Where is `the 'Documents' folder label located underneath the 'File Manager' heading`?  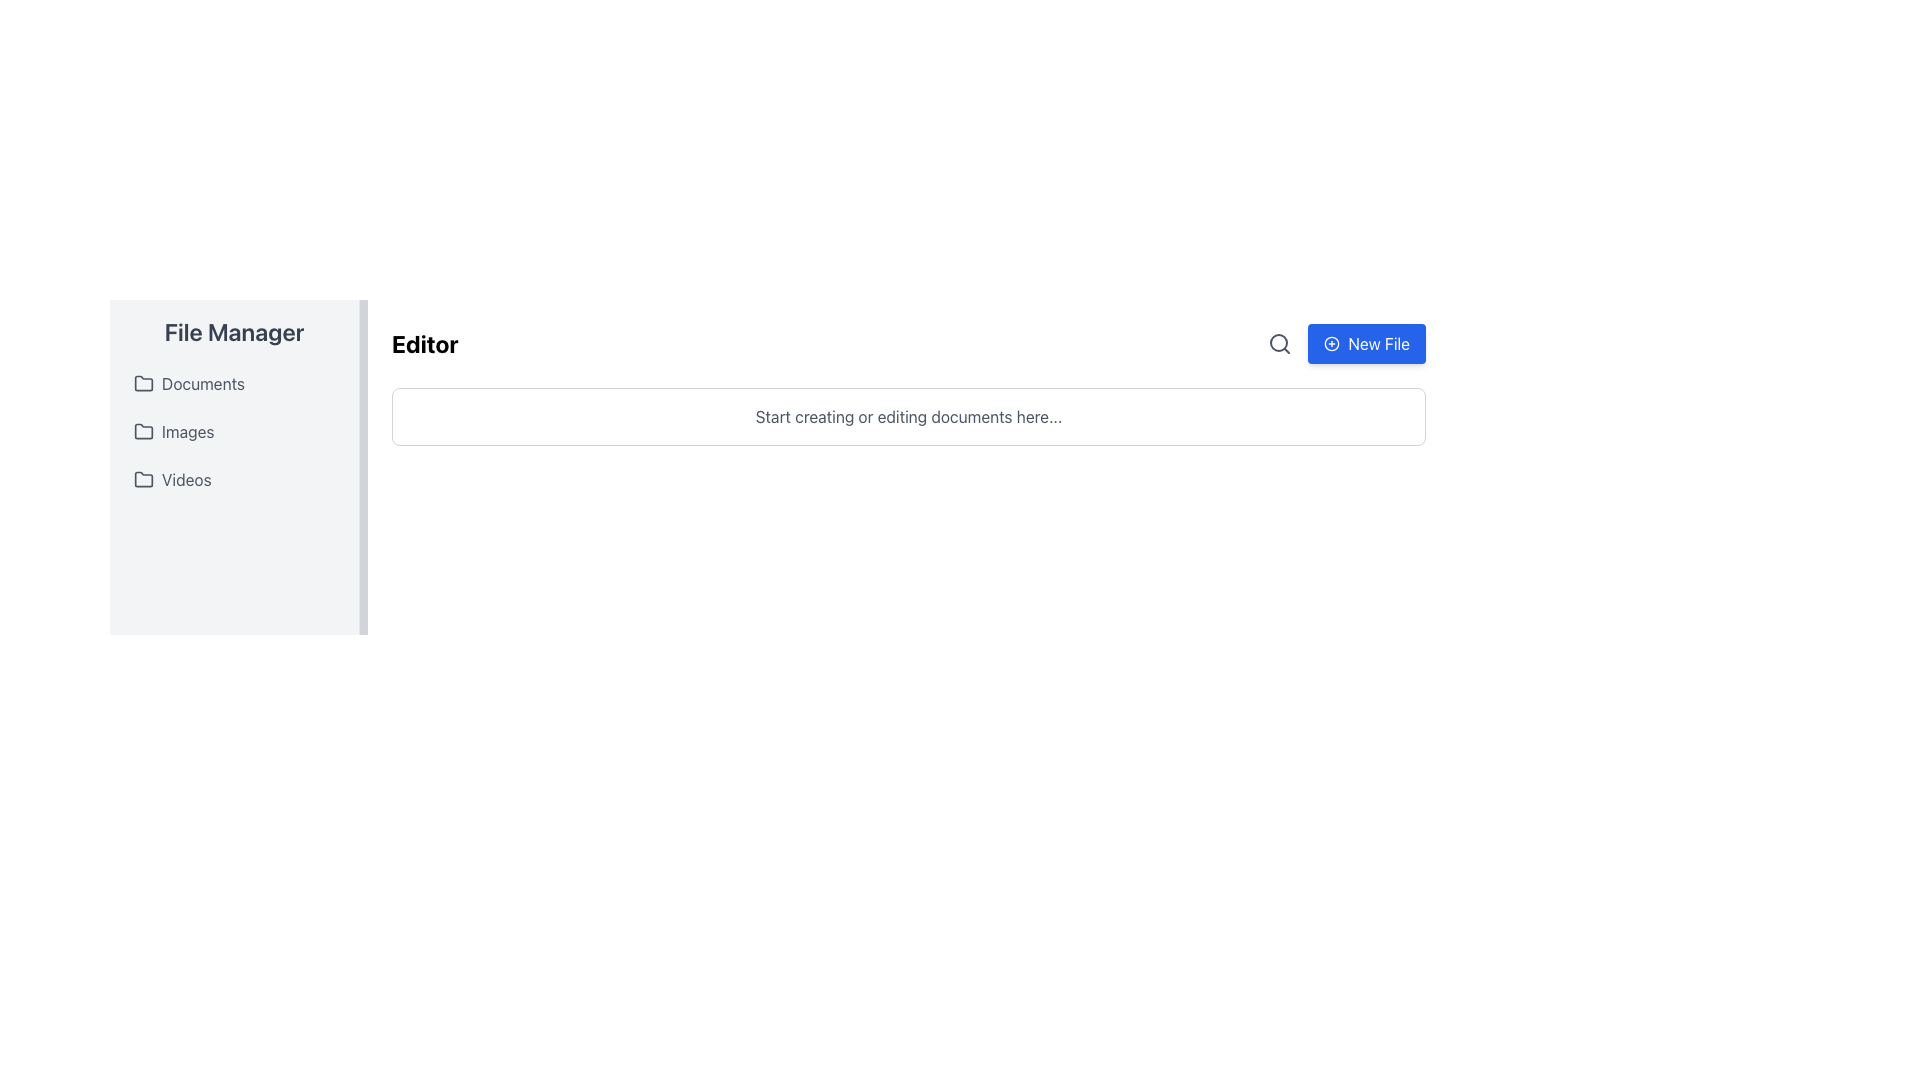 the 'Documents' folder label located underneath the 'File Manager' heading is located at coordinates (203, 384).